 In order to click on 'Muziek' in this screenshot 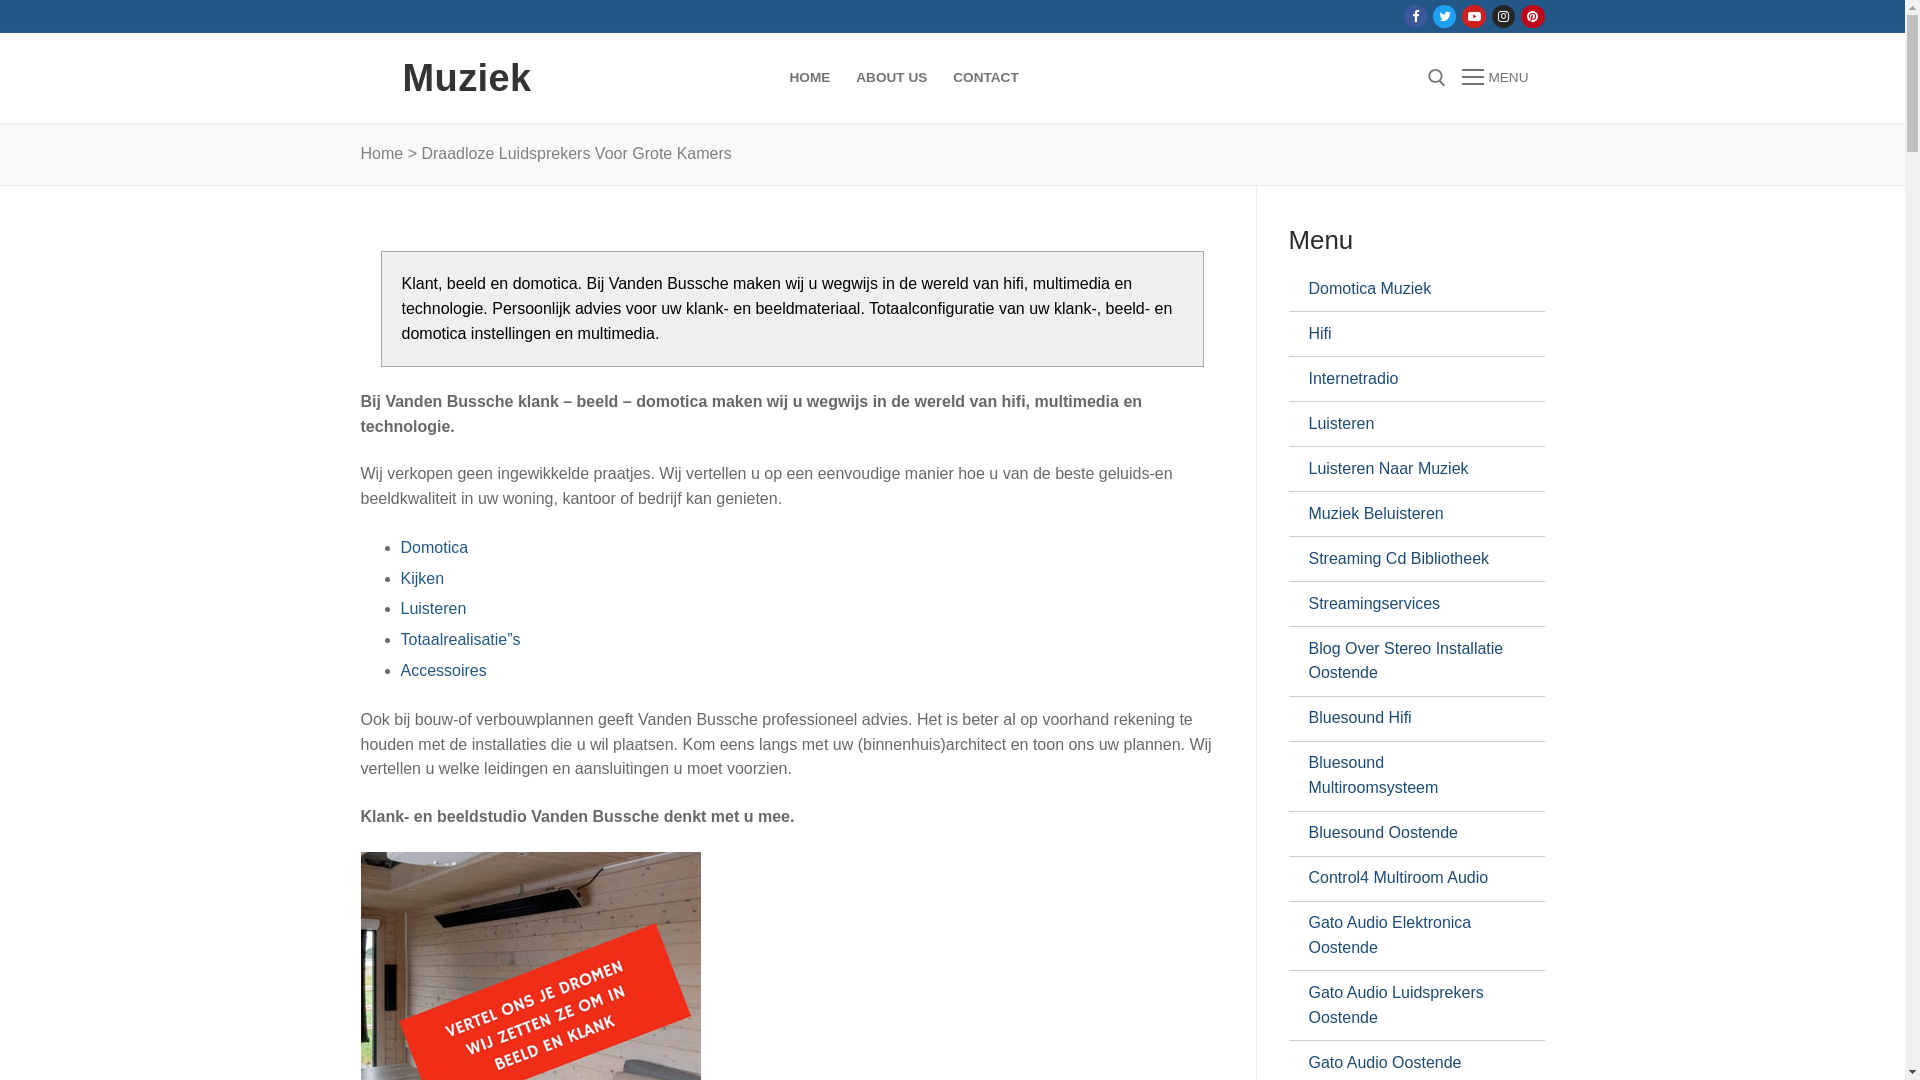, I will do `click(465, 76)`.